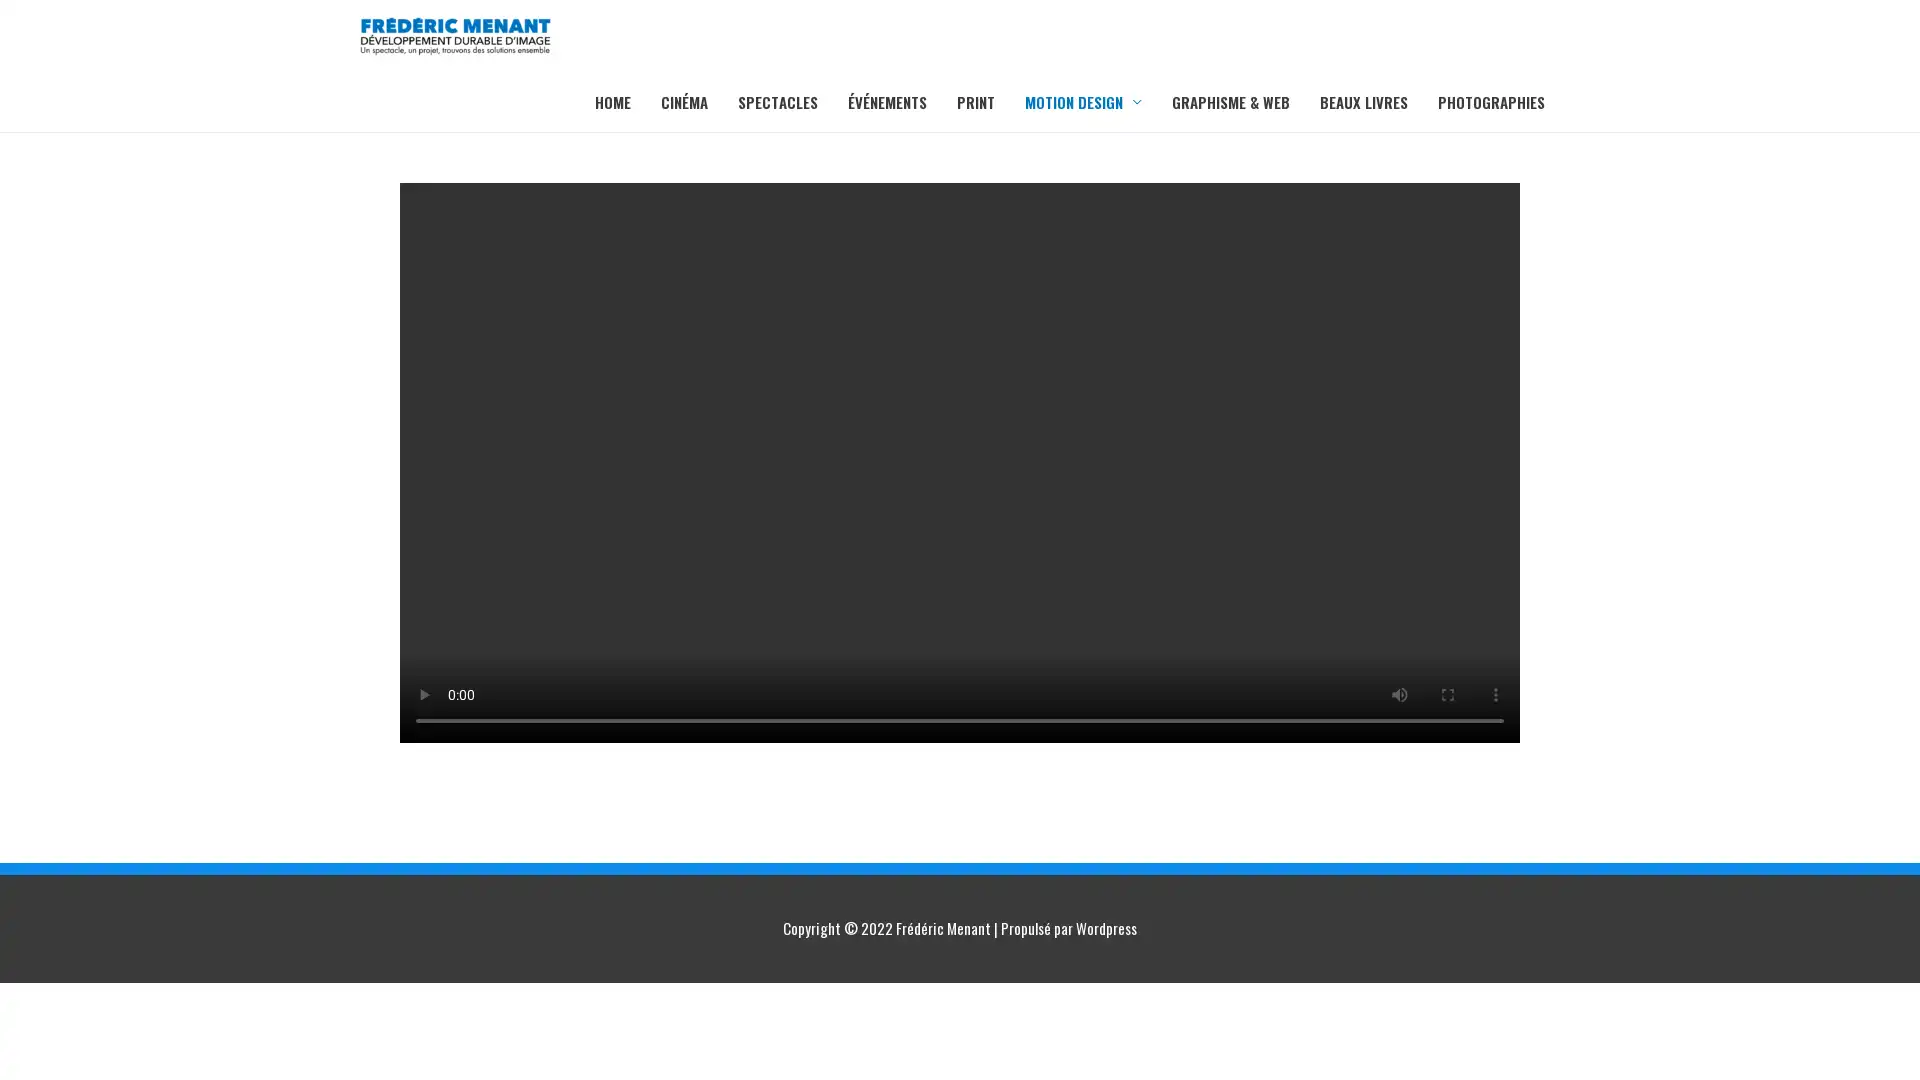 The height and width of the screenshot is (1080, 1920). Describe the element at coordinates (1496, 693) in the screenshot. I see `show more media controls` at that location.